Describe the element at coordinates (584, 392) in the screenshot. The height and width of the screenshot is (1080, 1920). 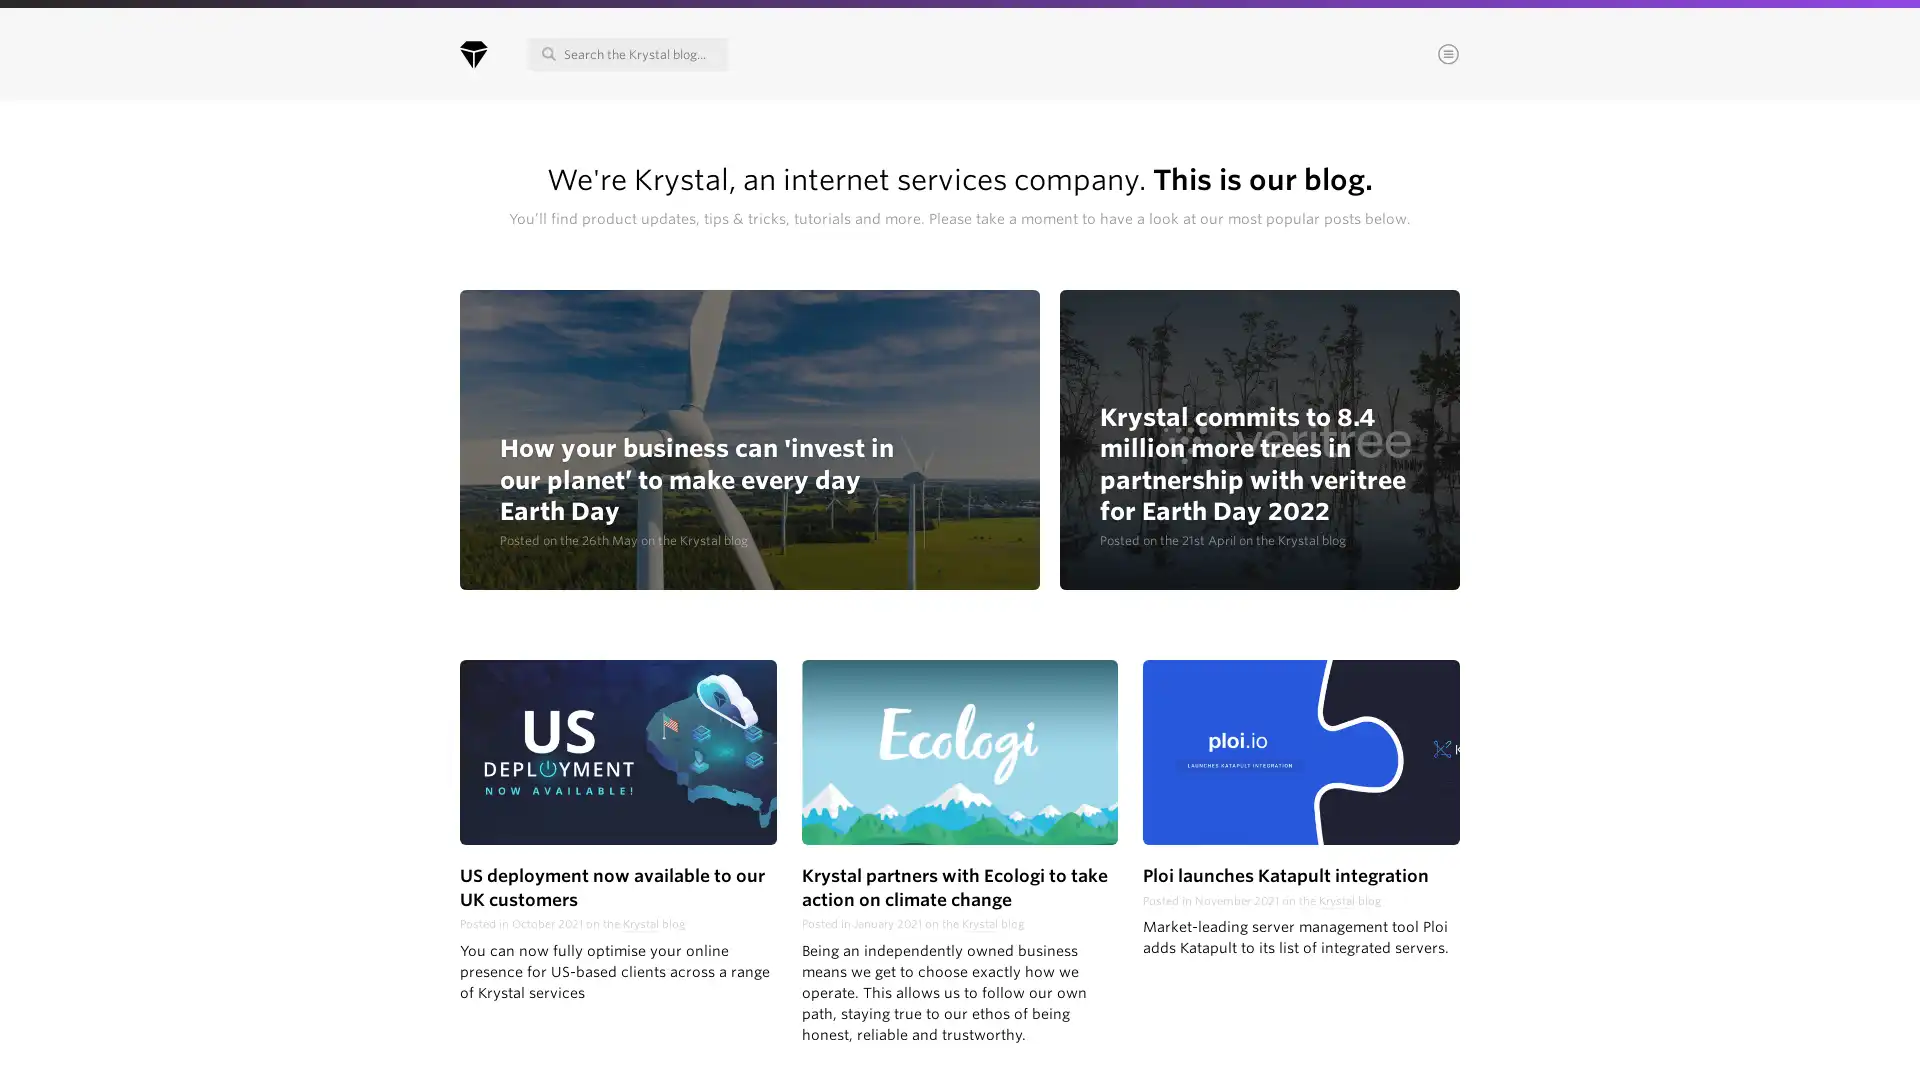
I see `Continue & choose areas of interest` at that location.